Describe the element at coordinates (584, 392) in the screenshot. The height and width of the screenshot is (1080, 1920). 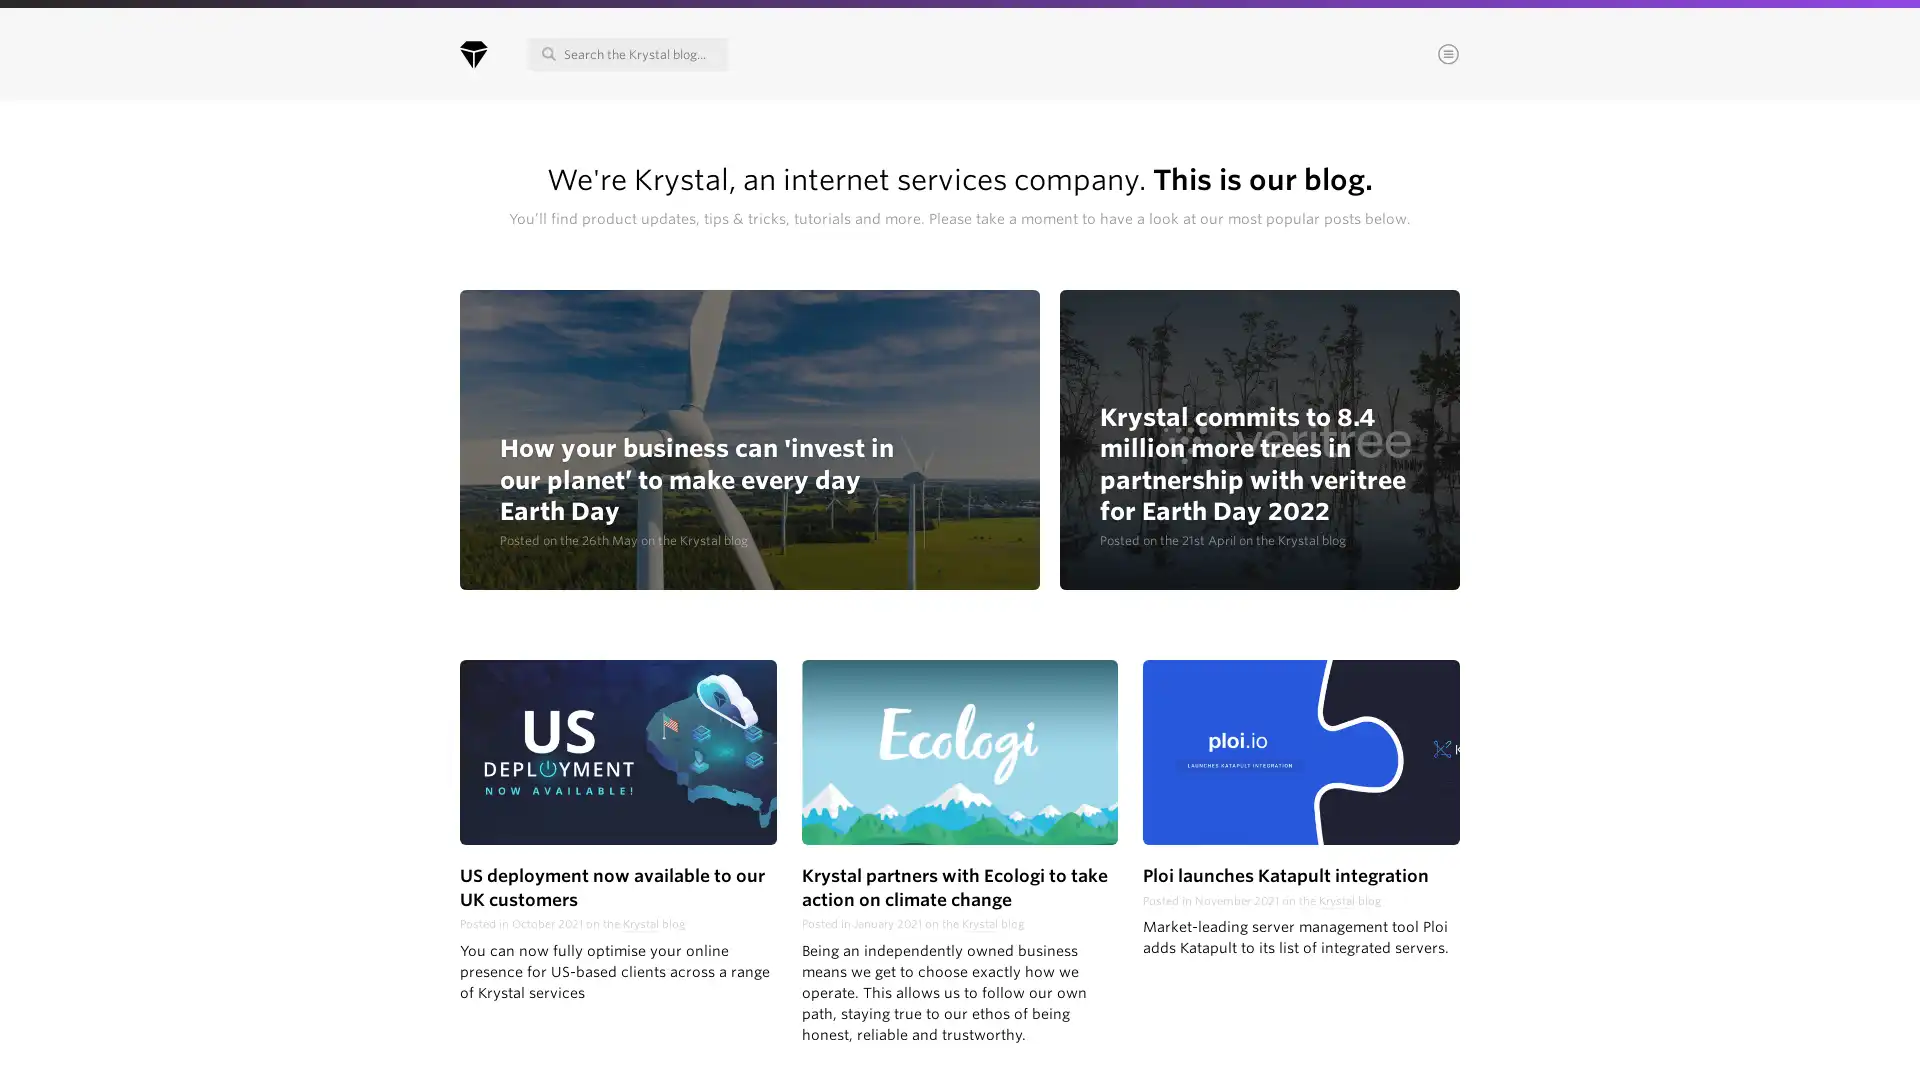
I see `Continue & choose areas of interest` at that location.